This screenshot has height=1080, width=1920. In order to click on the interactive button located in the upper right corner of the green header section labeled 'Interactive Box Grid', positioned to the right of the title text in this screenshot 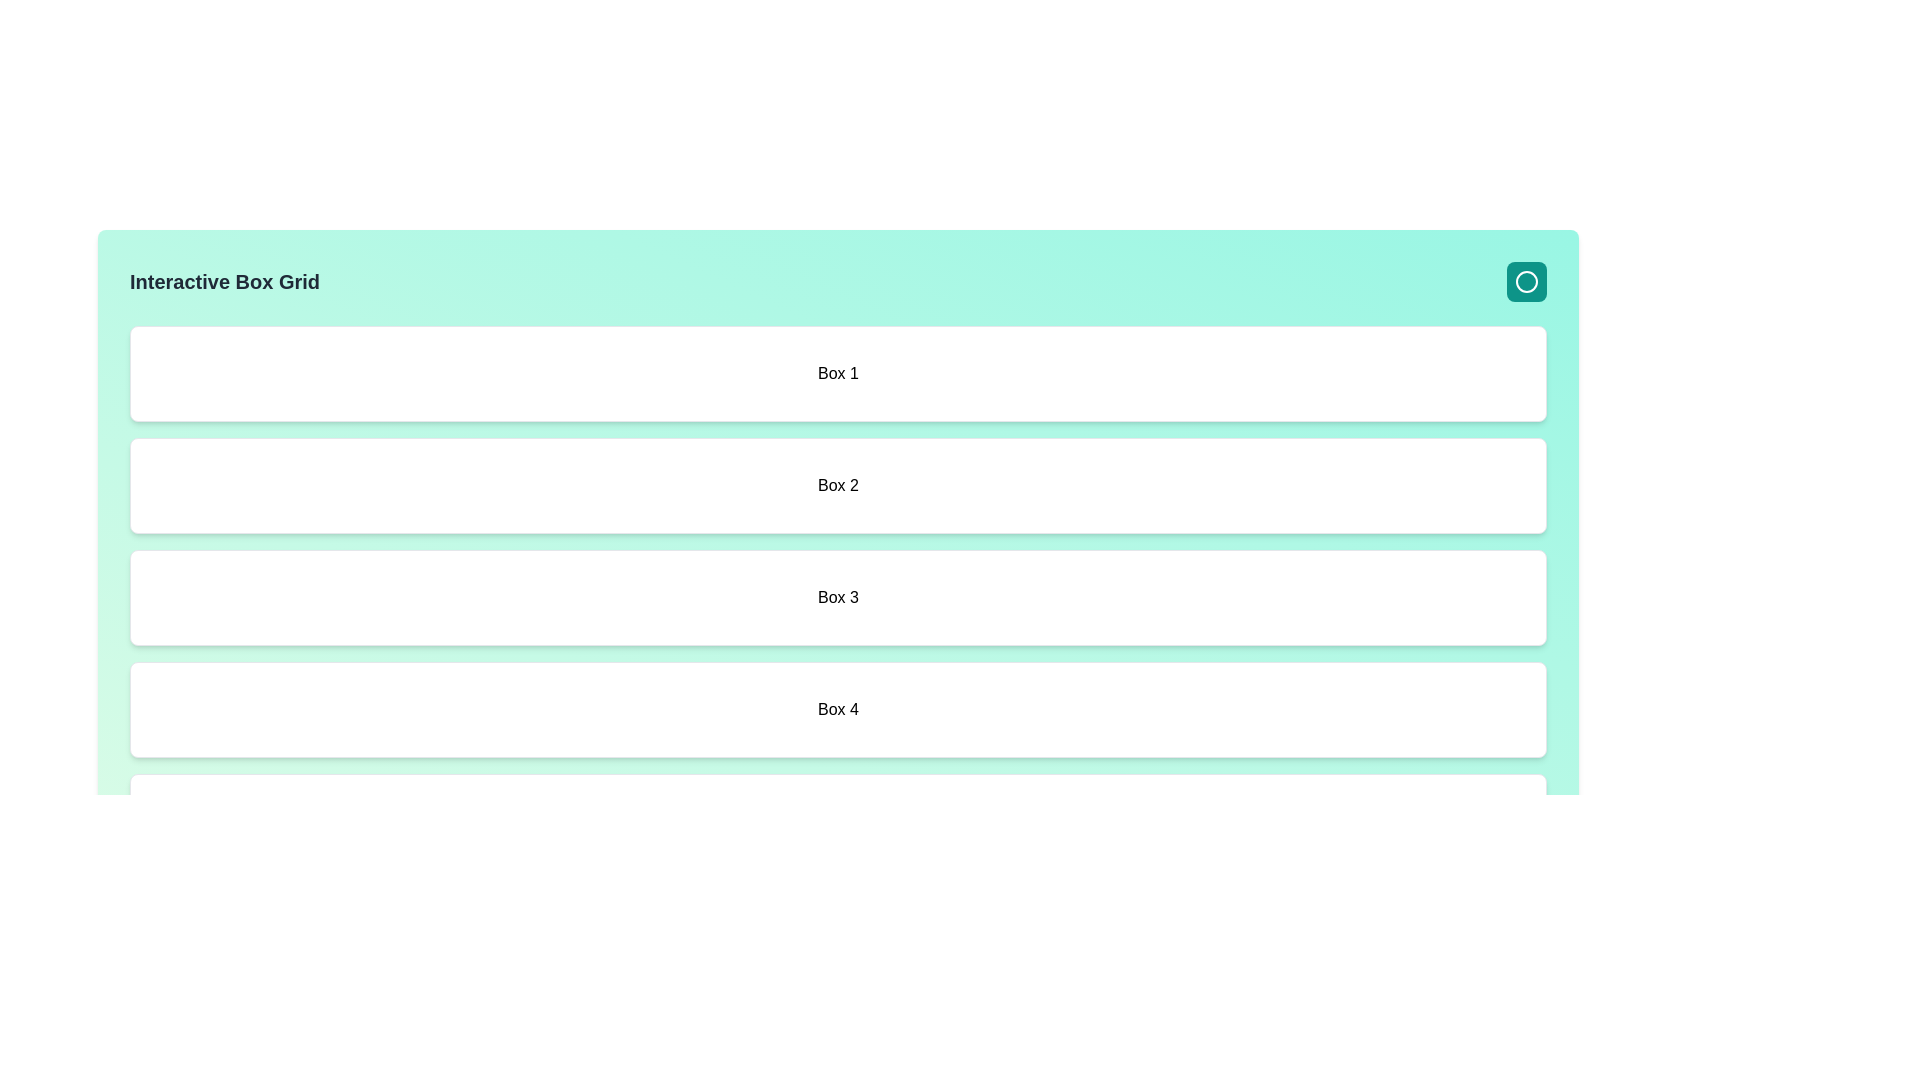, I will do `click(1525, 281)`.